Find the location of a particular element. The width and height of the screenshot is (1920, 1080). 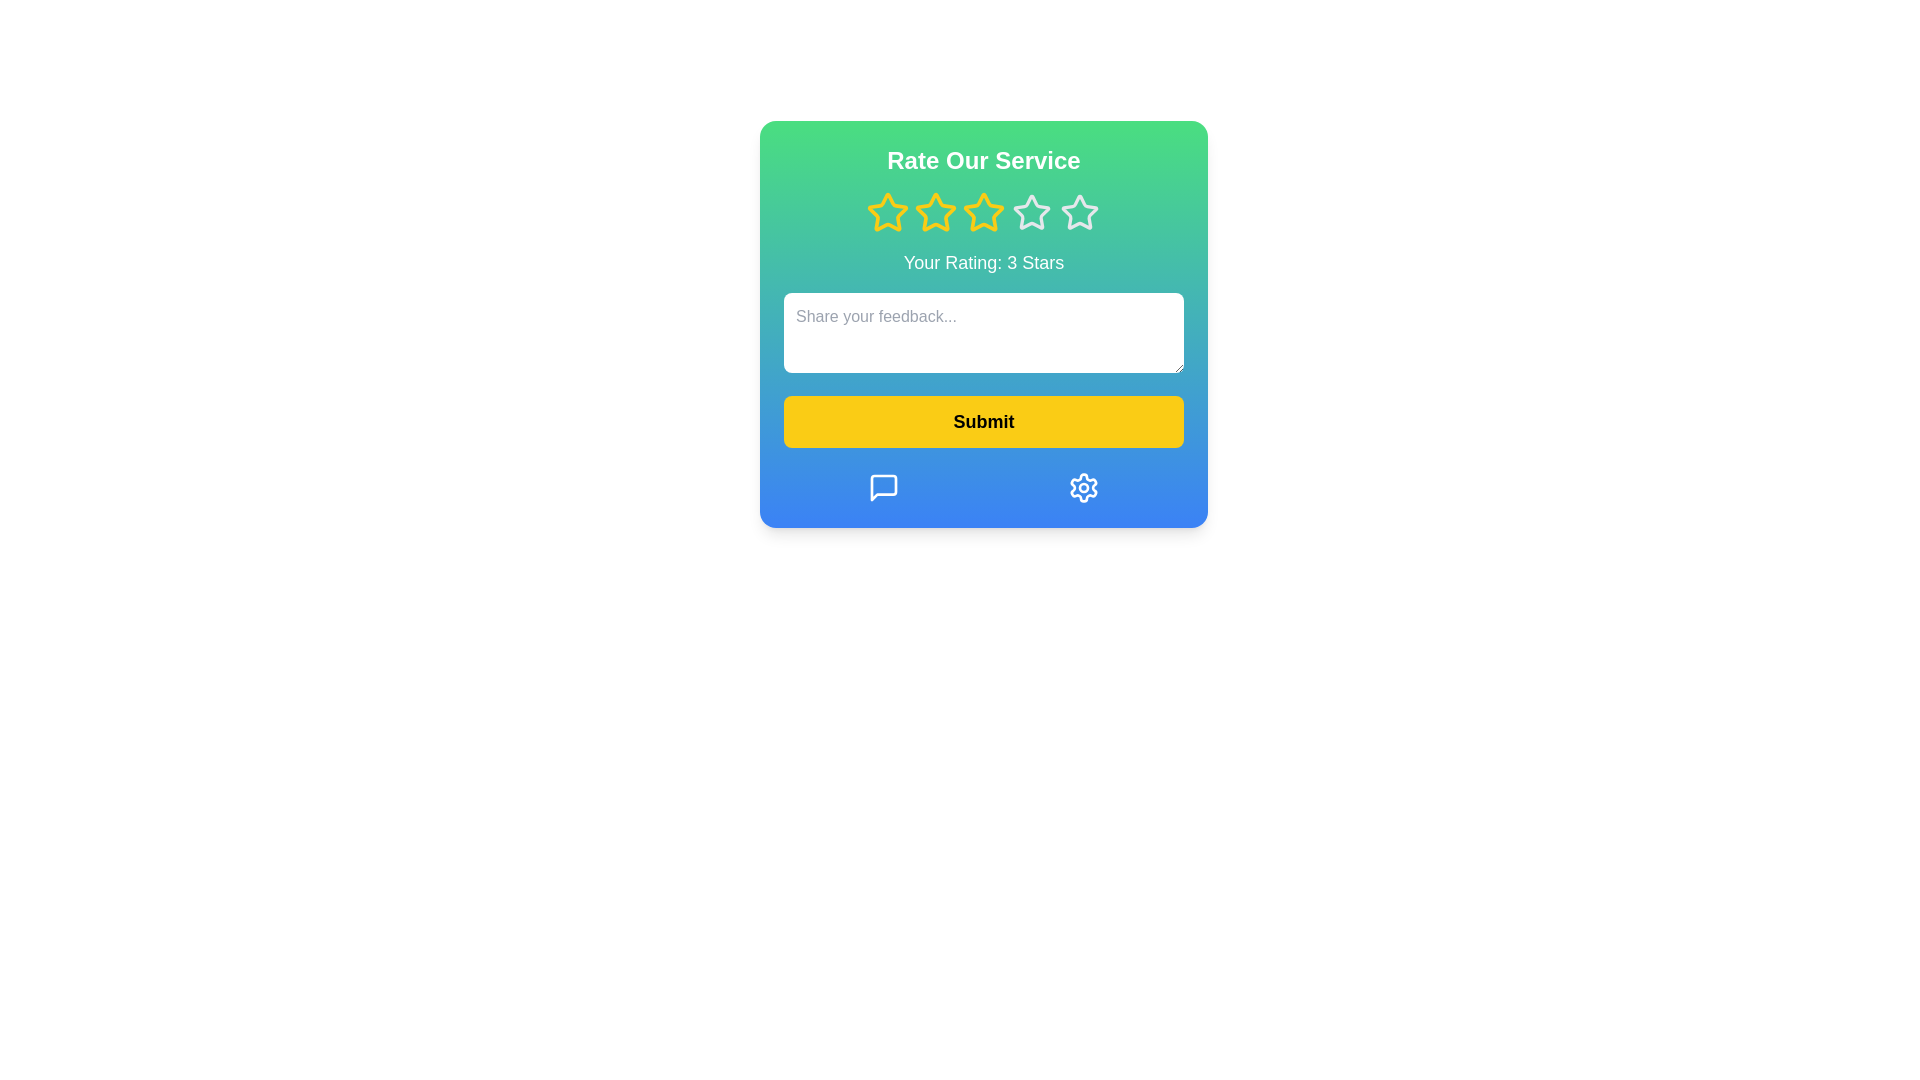

the existing text in the text input field located beneath the star rating system and labeled 'Your Rating: 3 Stars' is located at coordinates (983, 331).